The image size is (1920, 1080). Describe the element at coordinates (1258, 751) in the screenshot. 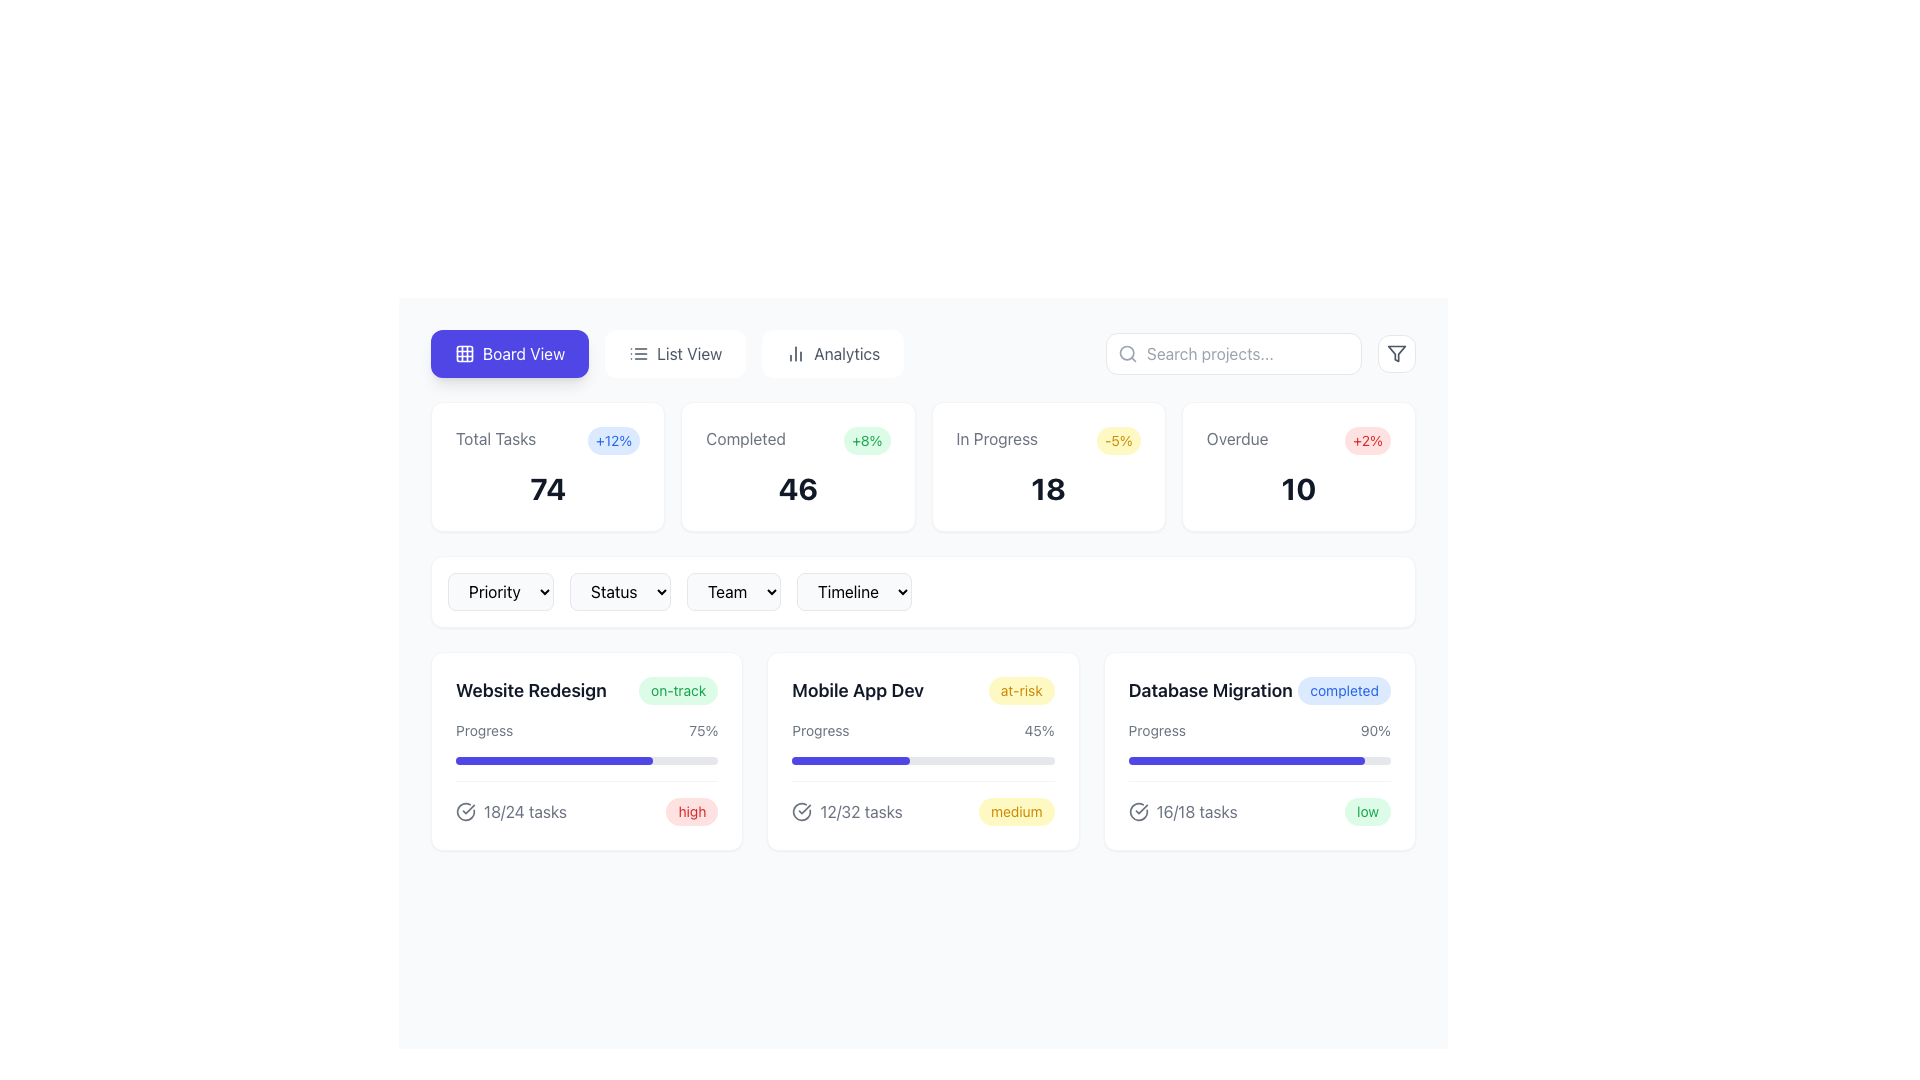

I see `task completion ratio from the Information card titled 'Database Migration', which is the third card in a row of three cards representing project statuses` at that location.